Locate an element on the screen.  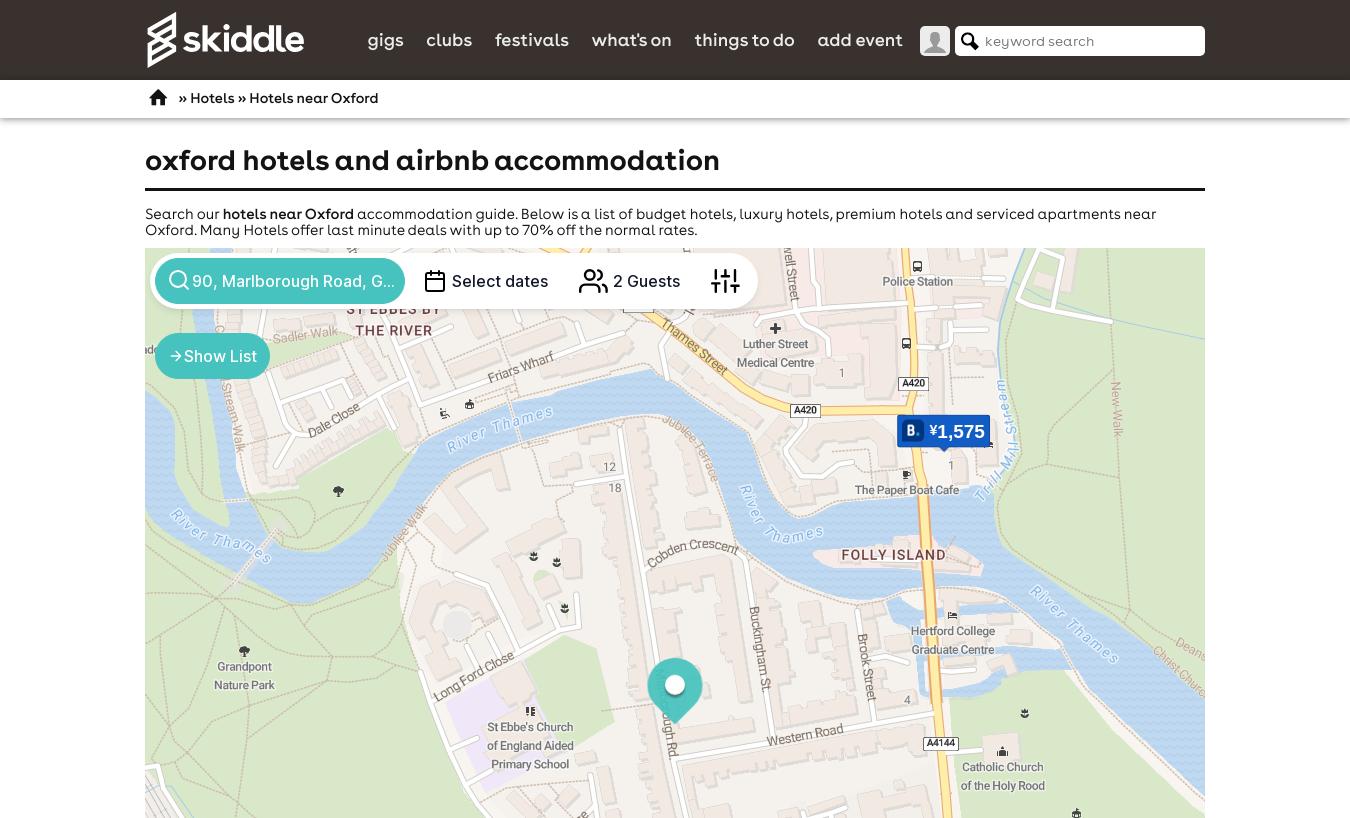
'hotels near Oxford' is located at coordinates (221, 212).